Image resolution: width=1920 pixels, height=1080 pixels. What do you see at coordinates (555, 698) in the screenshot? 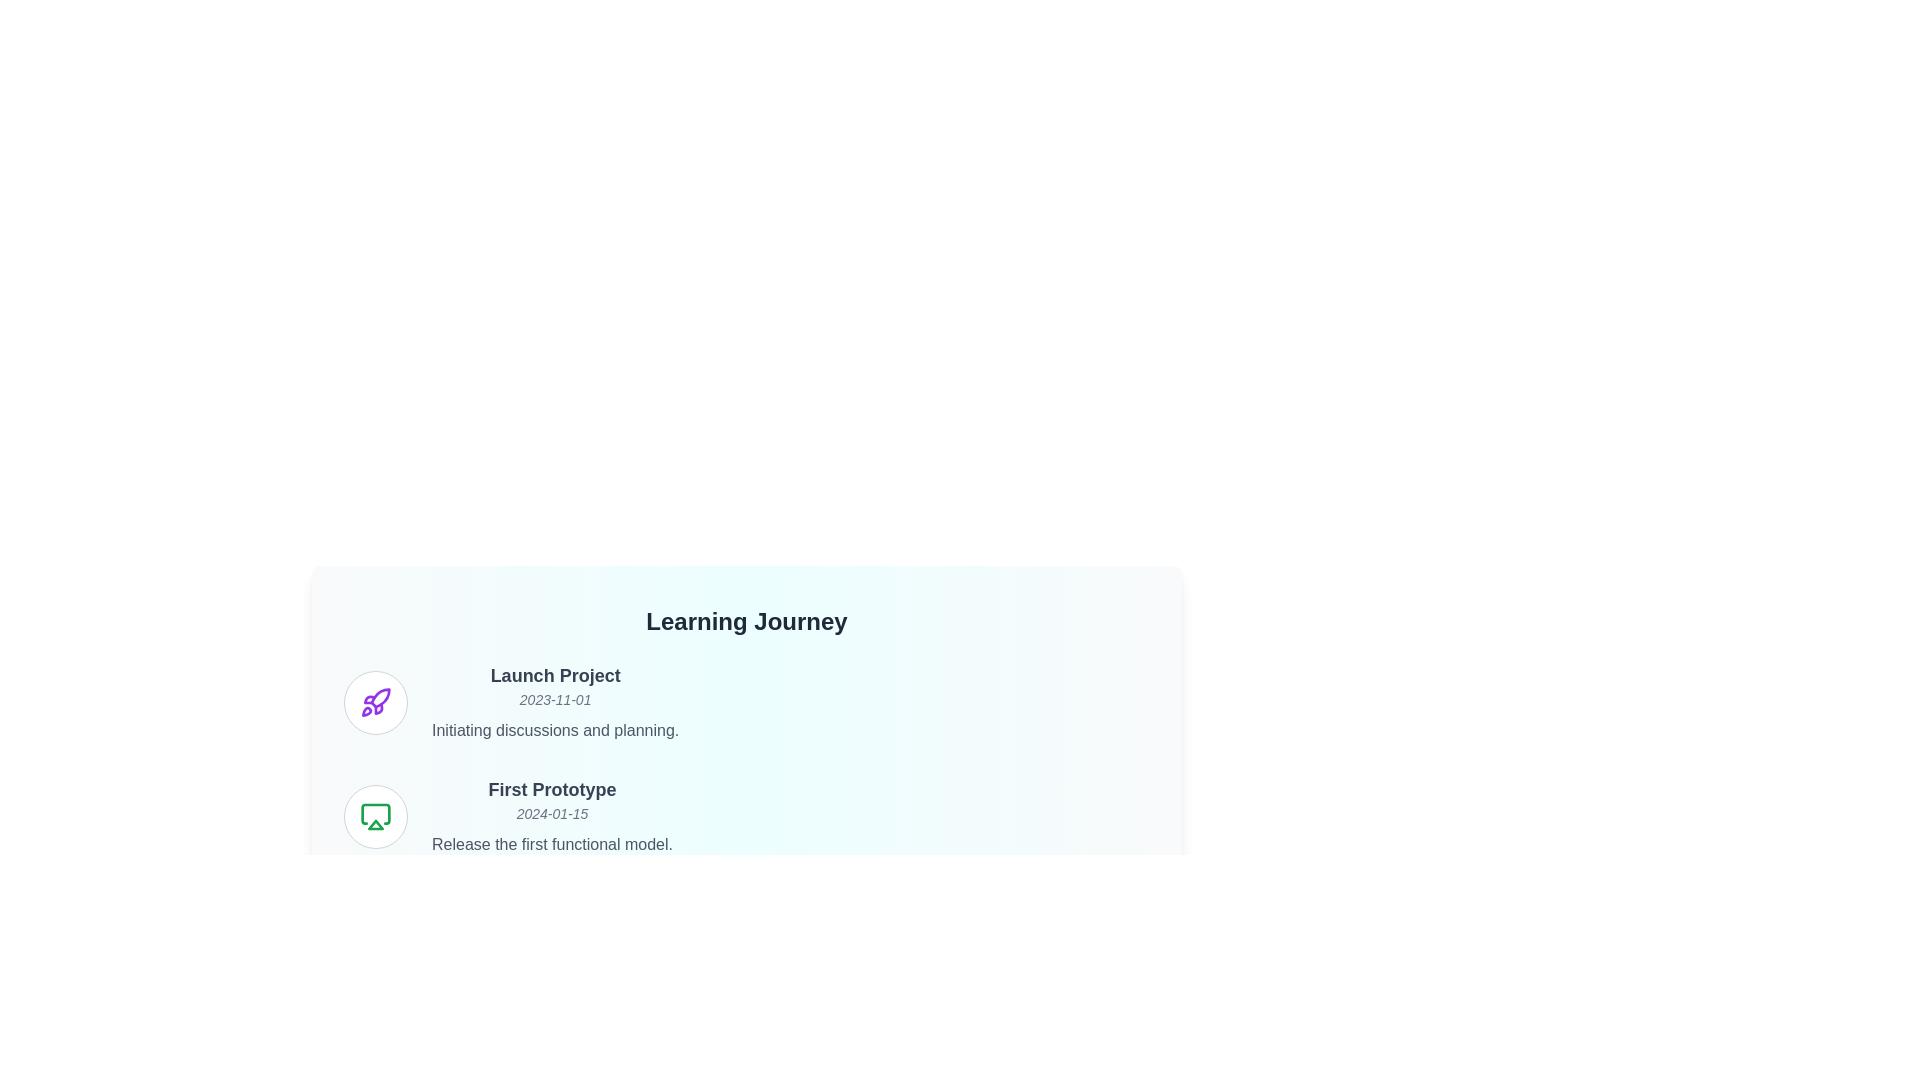
I see `the italicized gray text reading '2023-11-01', which is located beneath the 'Launch Project' heading` at bounding box center [555, 698].